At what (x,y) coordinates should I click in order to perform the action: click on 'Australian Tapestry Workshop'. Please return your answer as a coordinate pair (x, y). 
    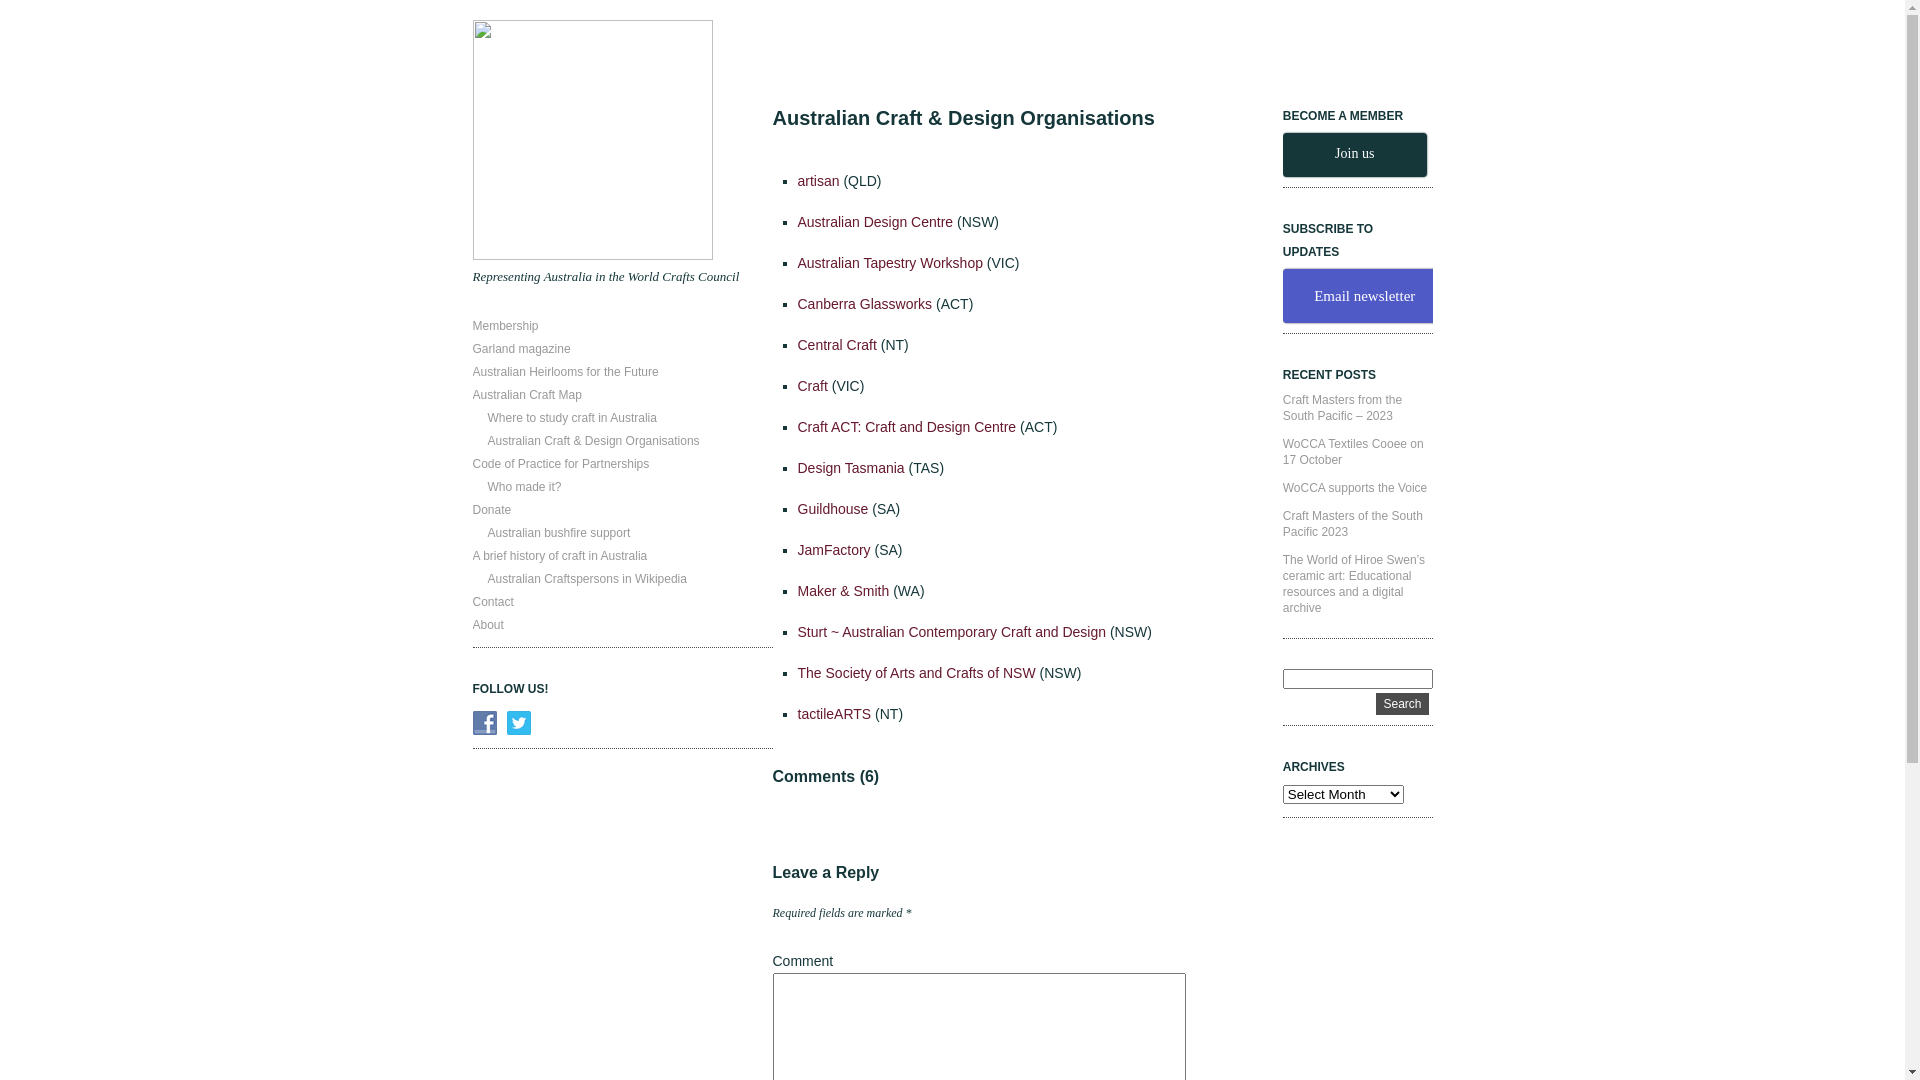
    Looking at the image, I should click on (889, 261).